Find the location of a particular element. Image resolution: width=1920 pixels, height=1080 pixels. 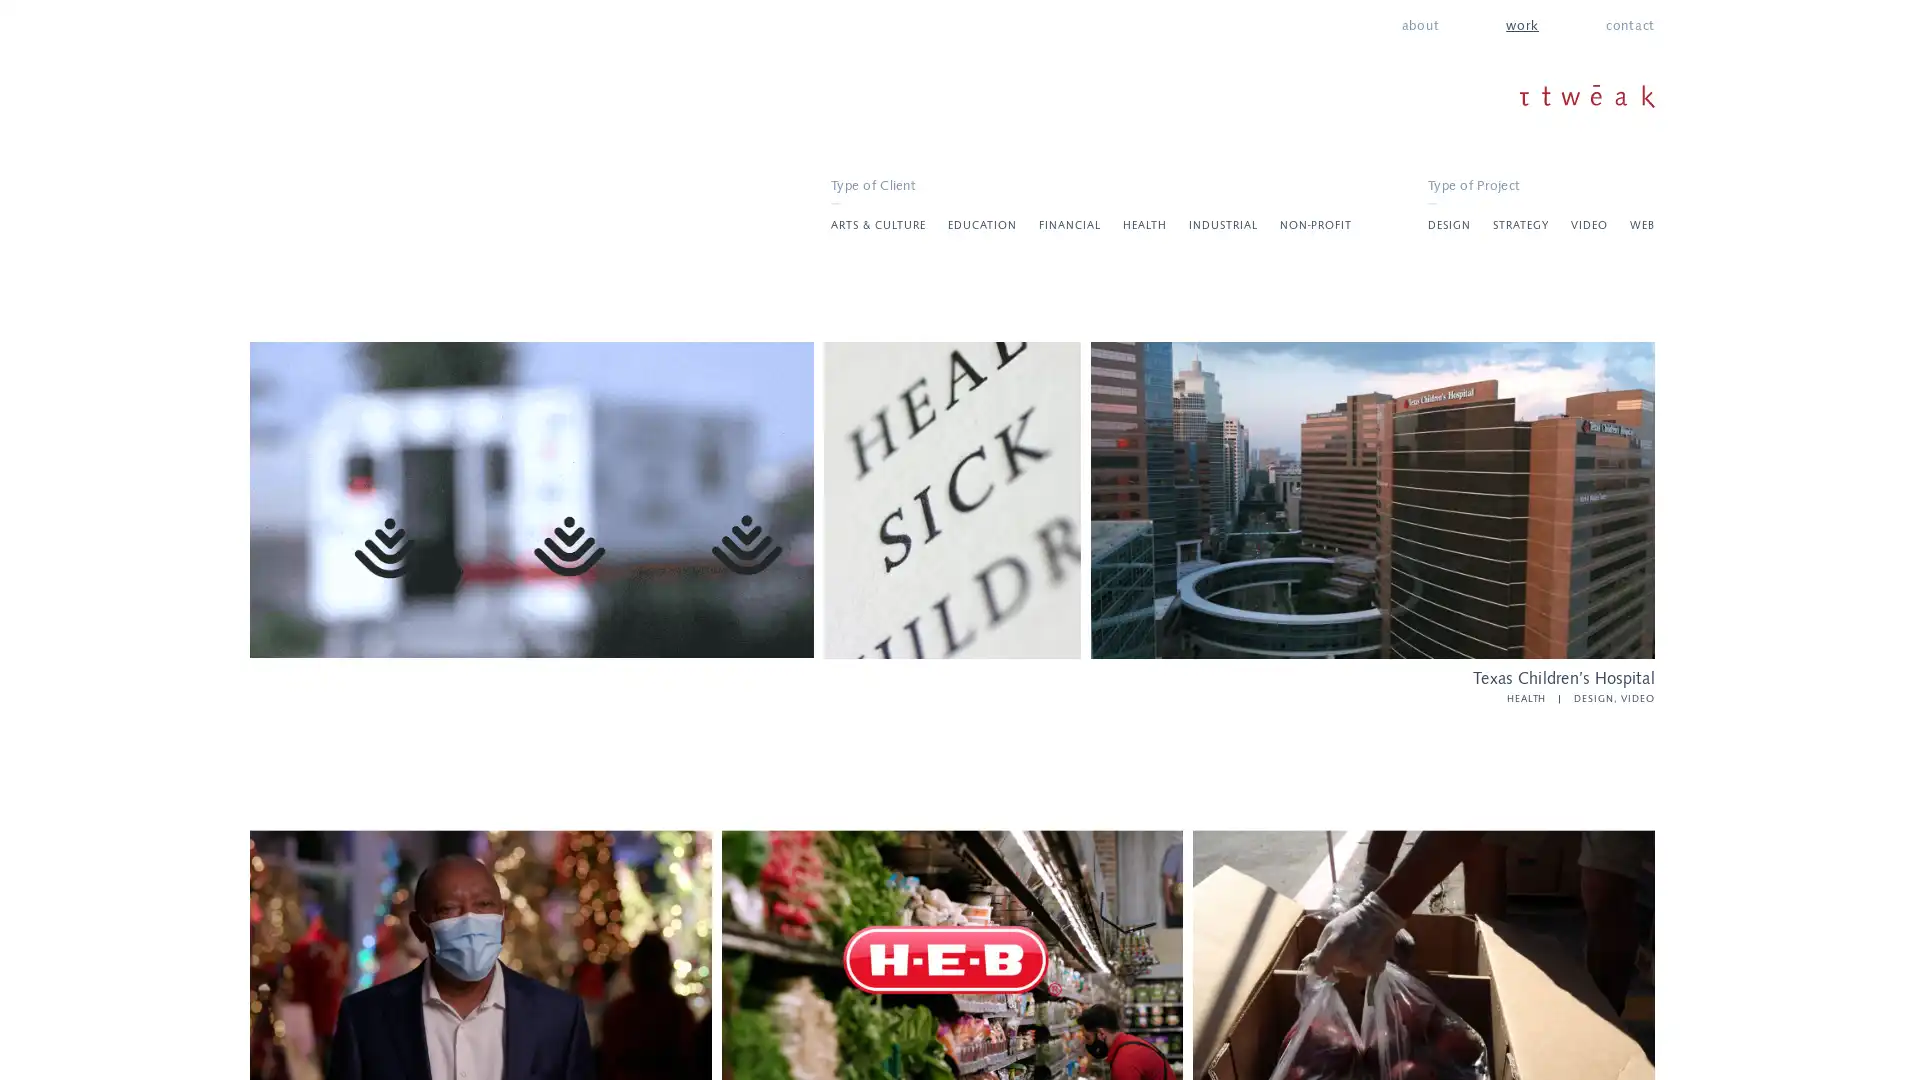

INDUSTRIAL is located at coordinates (1222, 225).